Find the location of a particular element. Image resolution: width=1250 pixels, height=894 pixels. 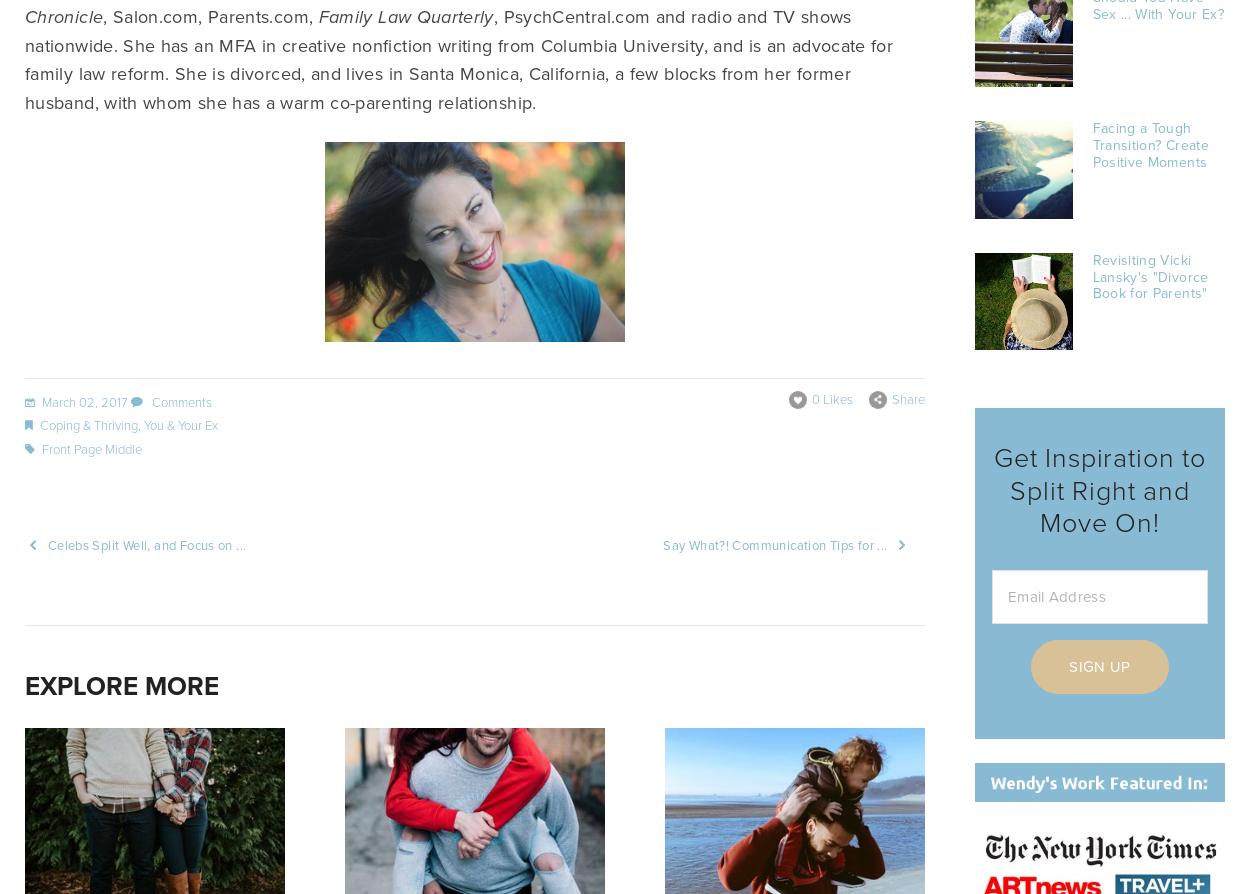

'March 02, 2017' is located at coordinates (83, 400).